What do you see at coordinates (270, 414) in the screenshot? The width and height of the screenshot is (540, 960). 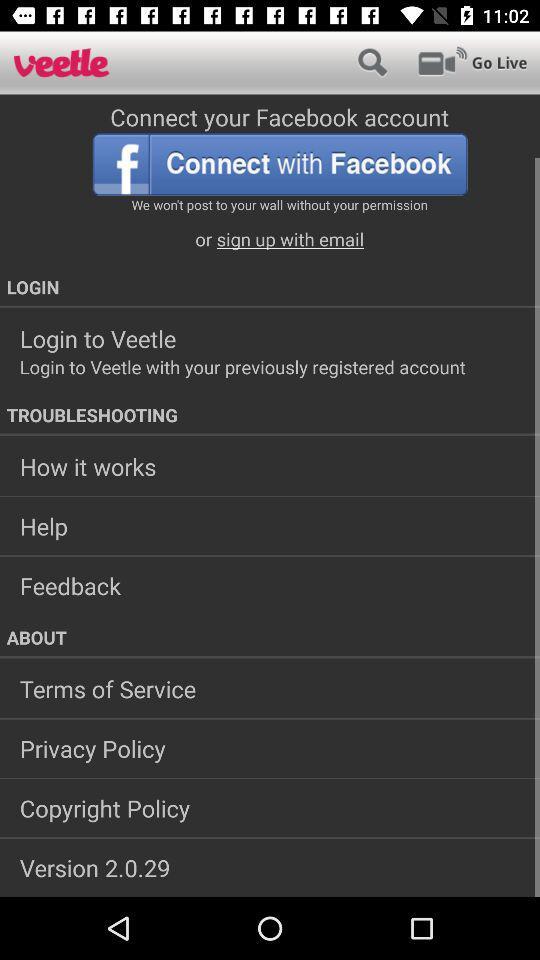 I see `the icon above how it works` at bounding box center [270, 414].